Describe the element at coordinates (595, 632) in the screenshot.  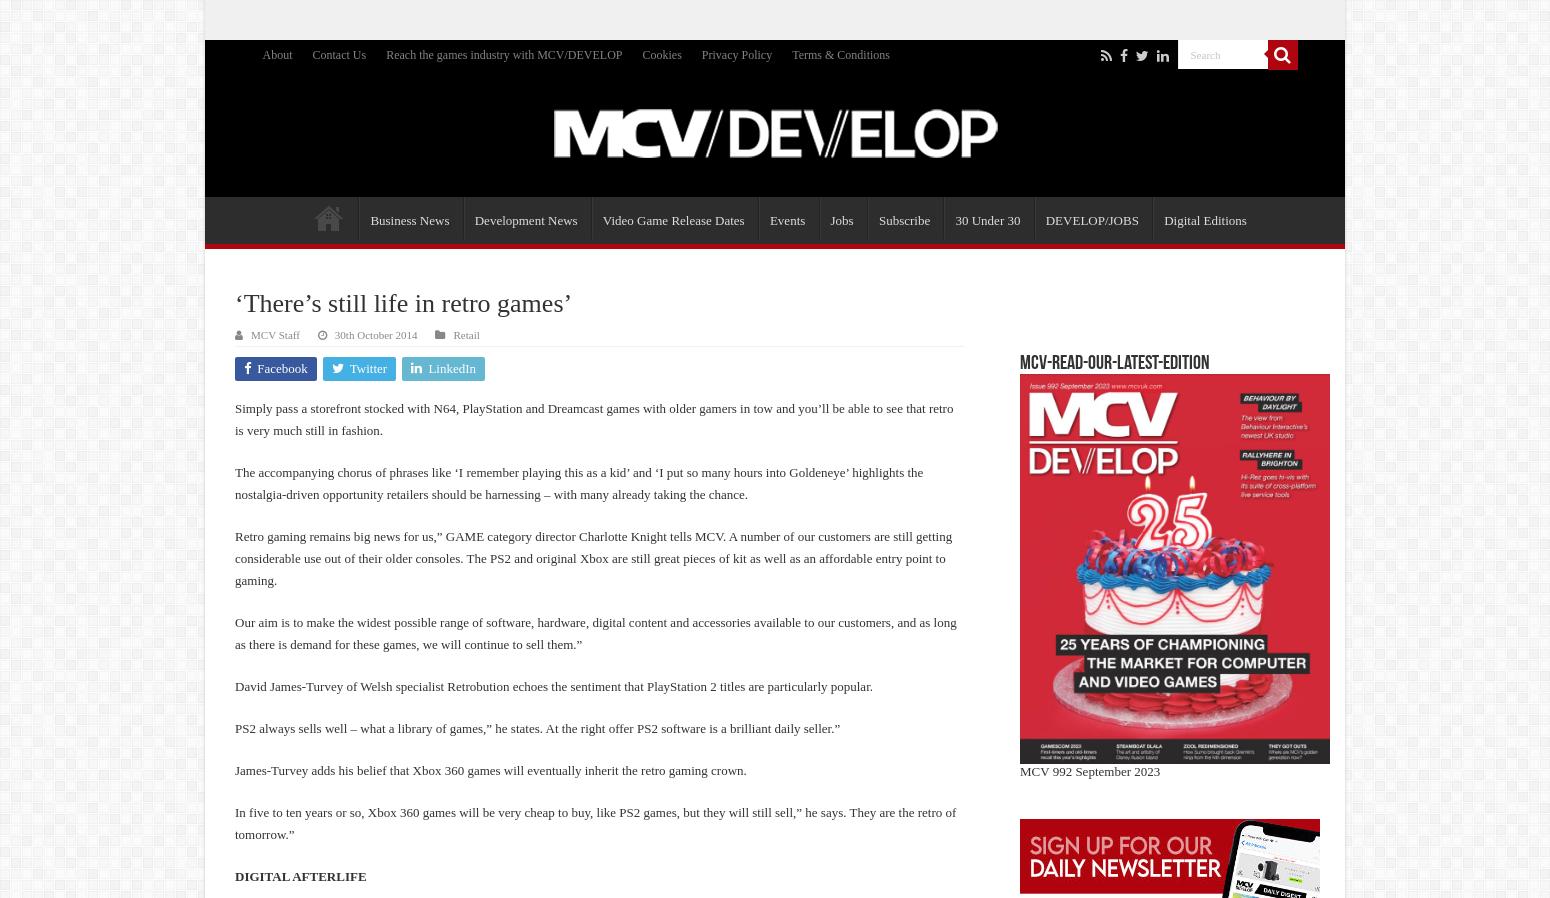
I see `'Our aim is to make the widest possible range of software, hardware, digital content and accessories available to our customers, and as long as there is demand for these games, we will continue to sell them.”'` at that location.